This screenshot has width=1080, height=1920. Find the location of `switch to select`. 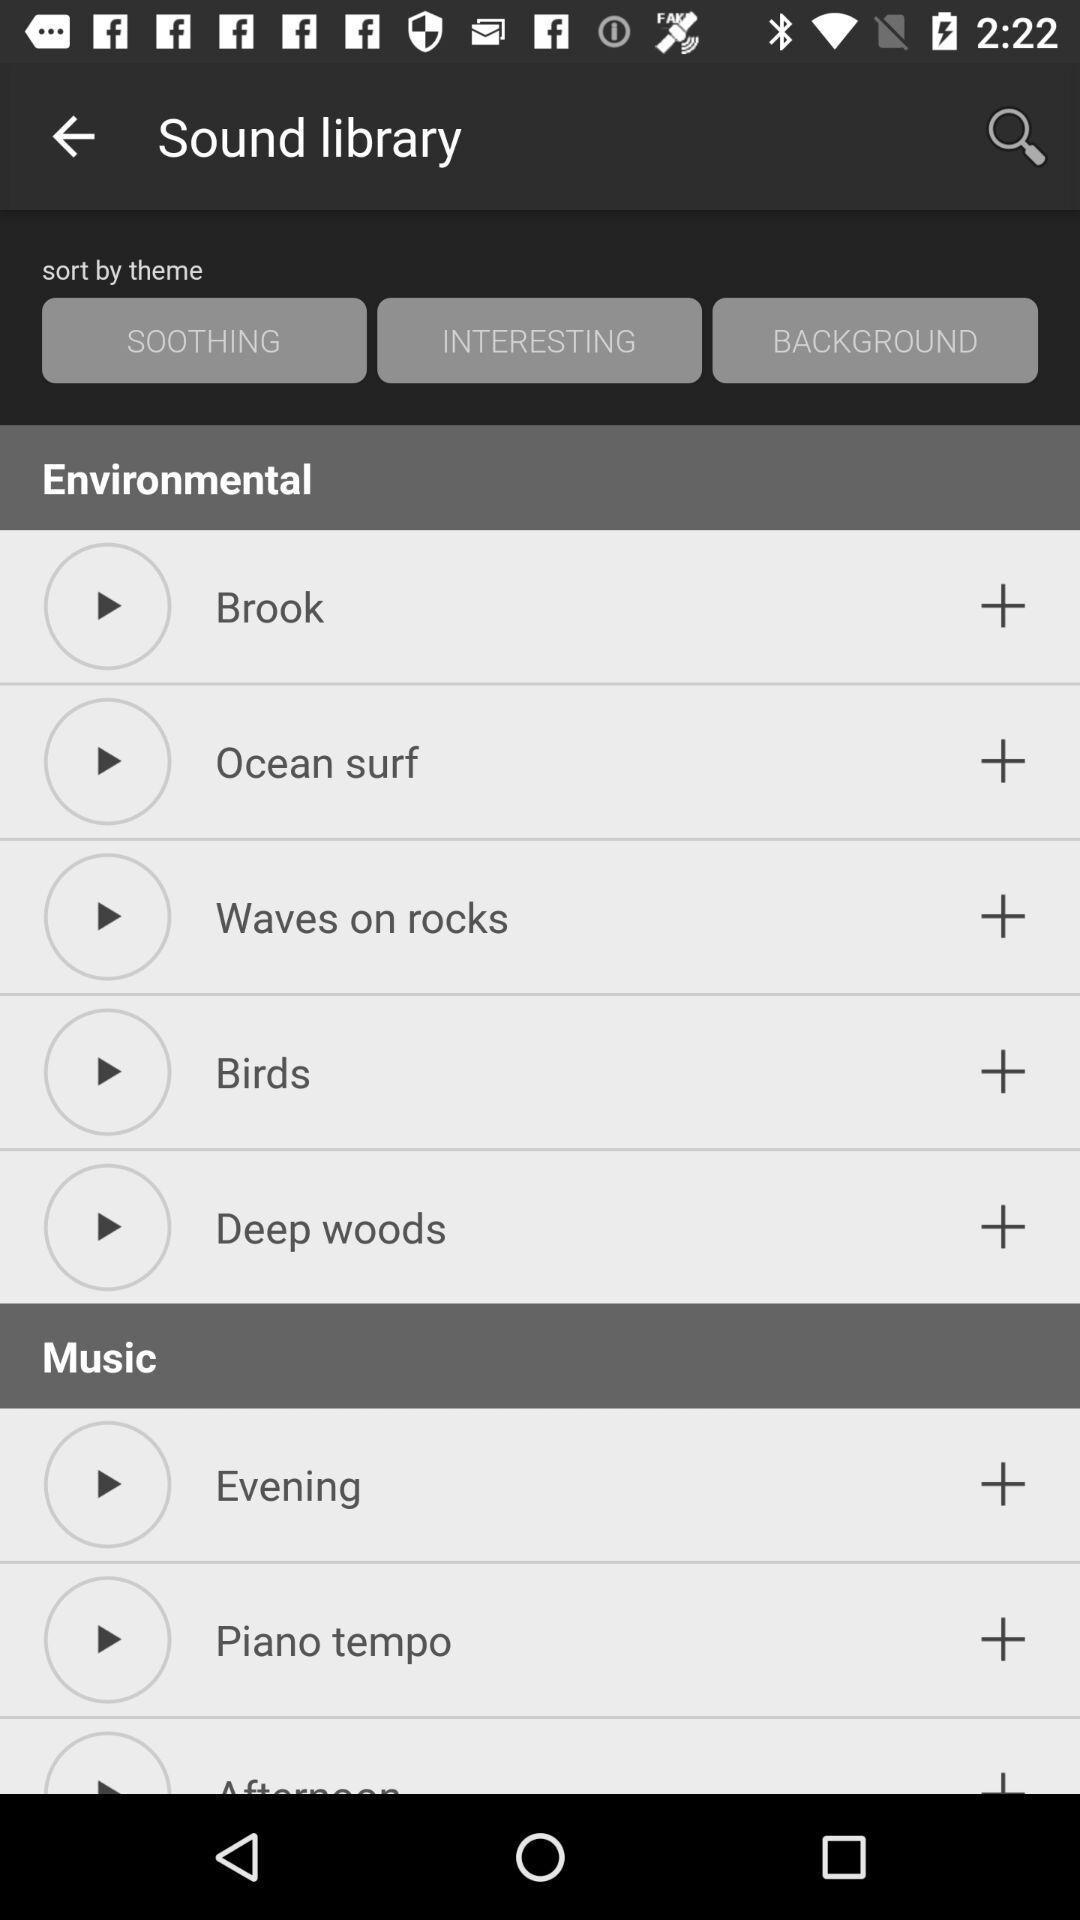

switch to select is located at coordinates (1003, 1639).